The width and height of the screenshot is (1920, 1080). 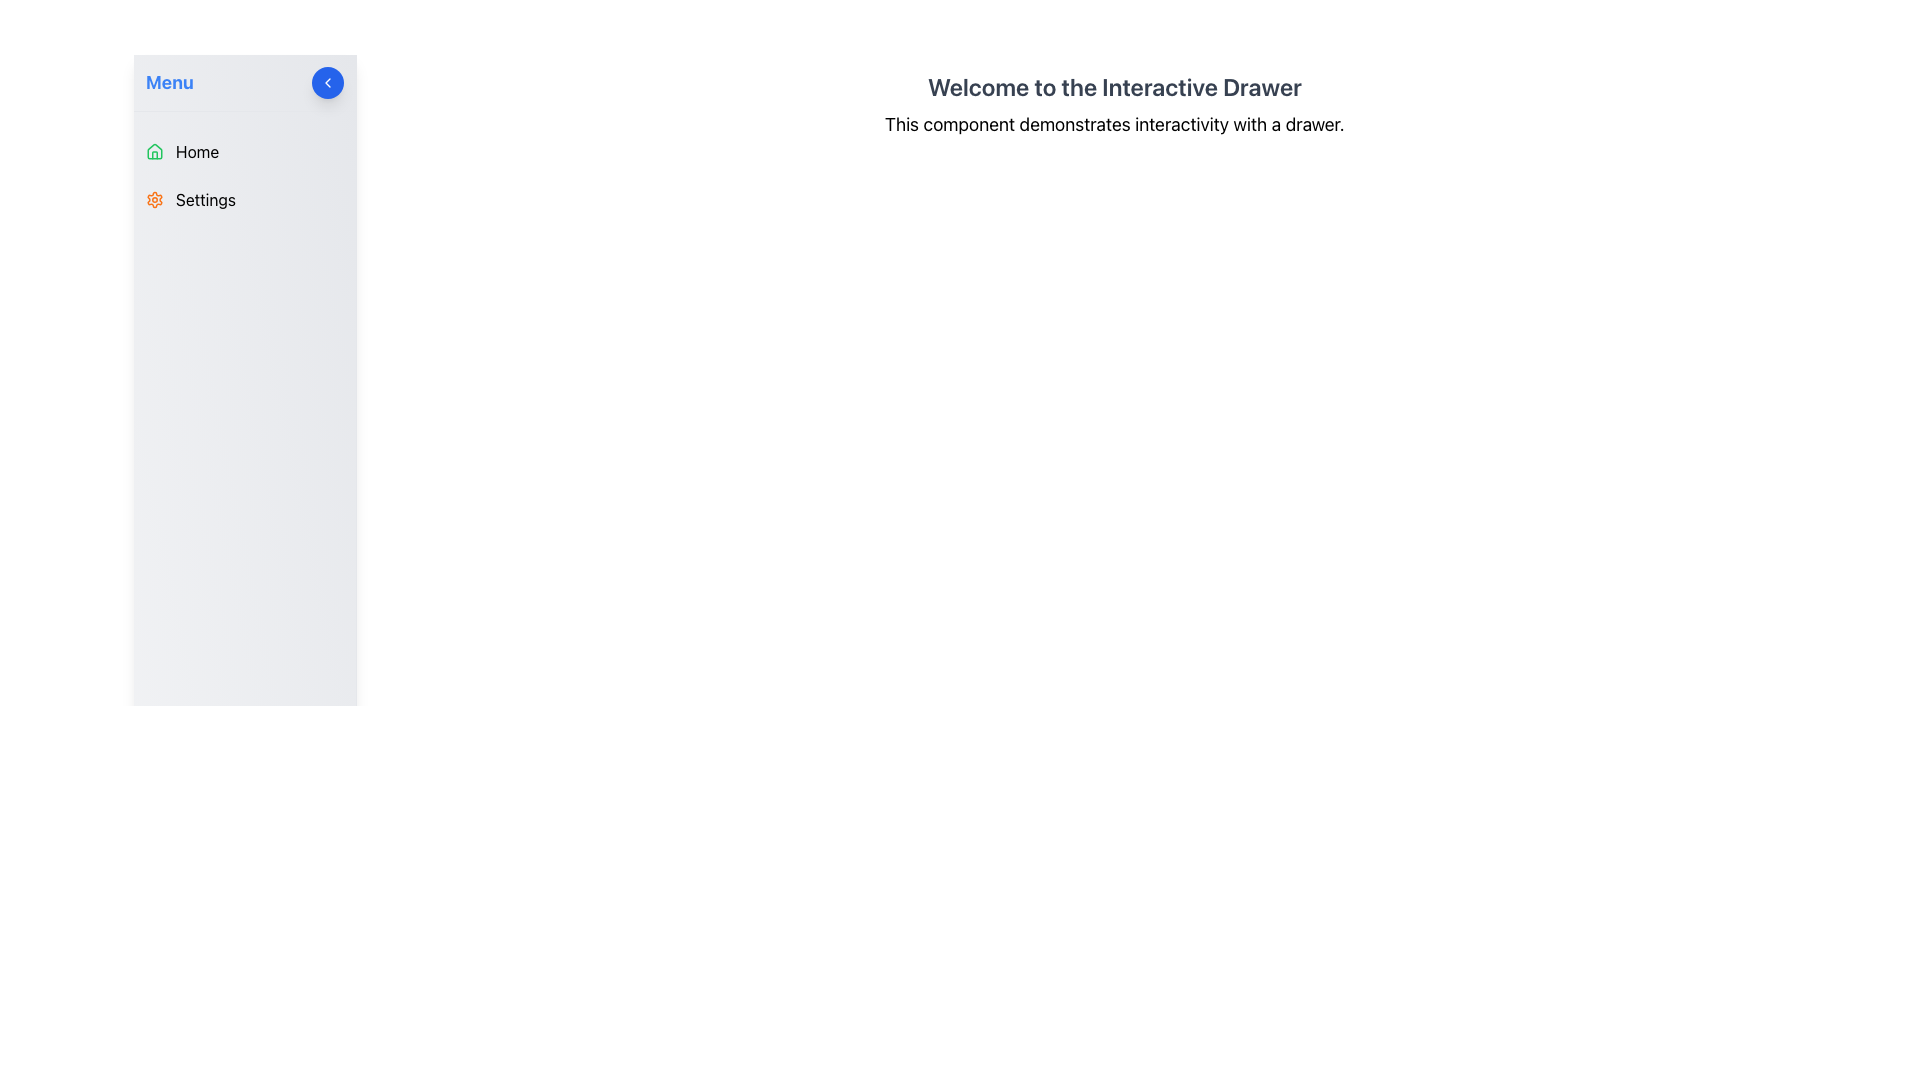 What do you see at coordinates (243, 200) in the screenshot?
I see `the 'Settings' horizontal list item in the navigation menu` at bounding box center [243, 200].